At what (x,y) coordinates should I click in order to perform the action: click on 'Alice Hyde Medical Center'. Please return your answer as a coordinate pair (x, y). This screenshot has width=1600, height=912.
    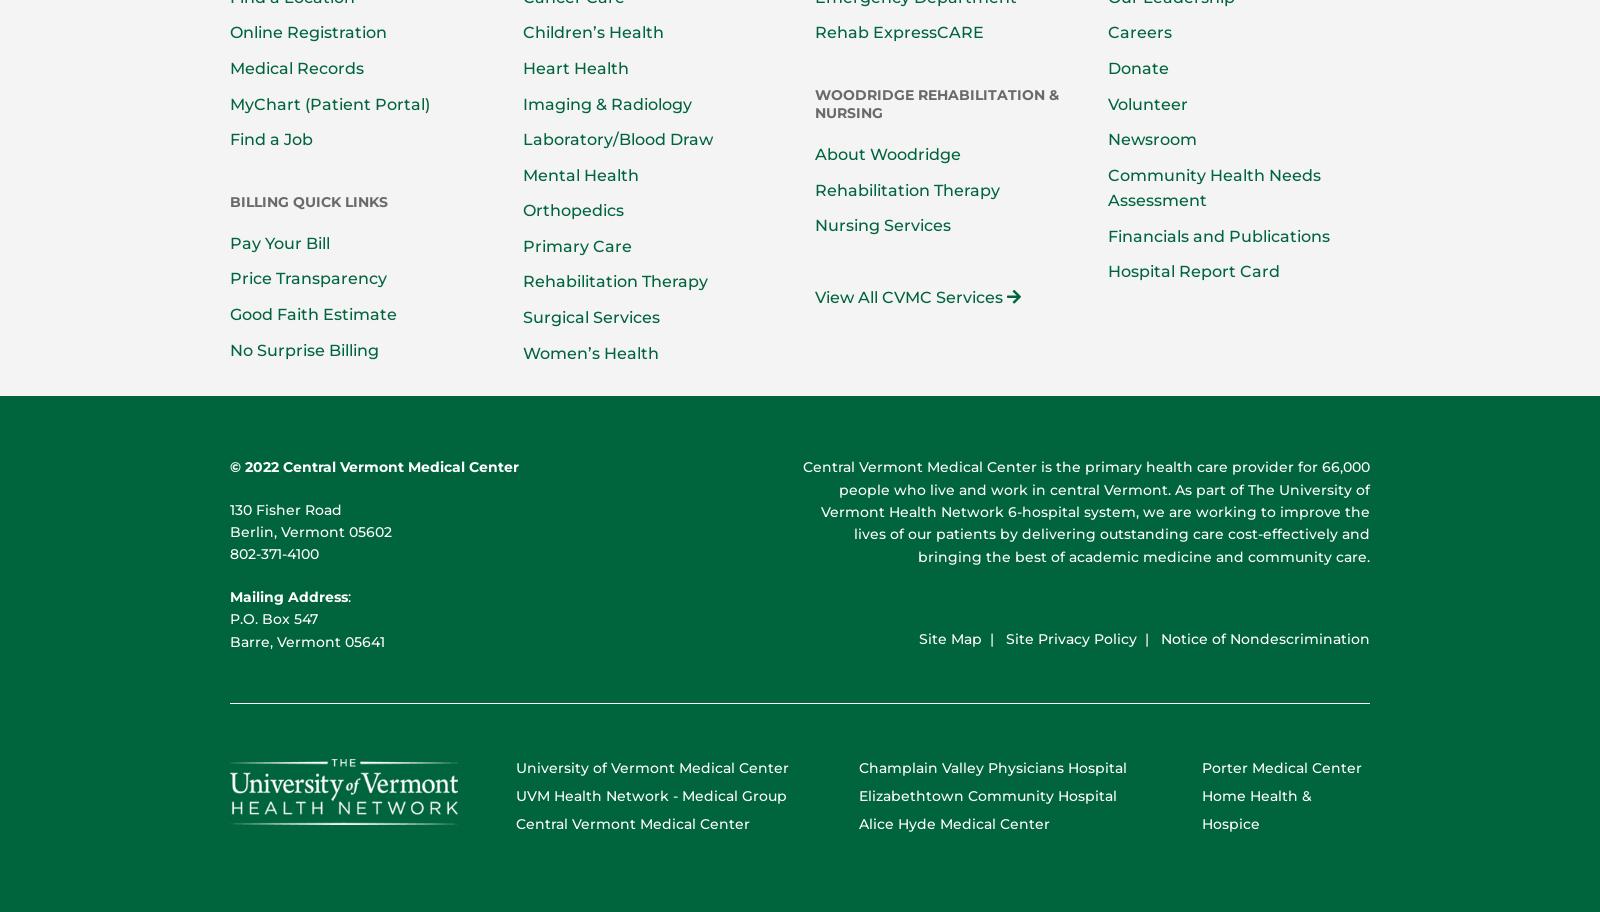
    Looking at the image, I should click on (953, 822).